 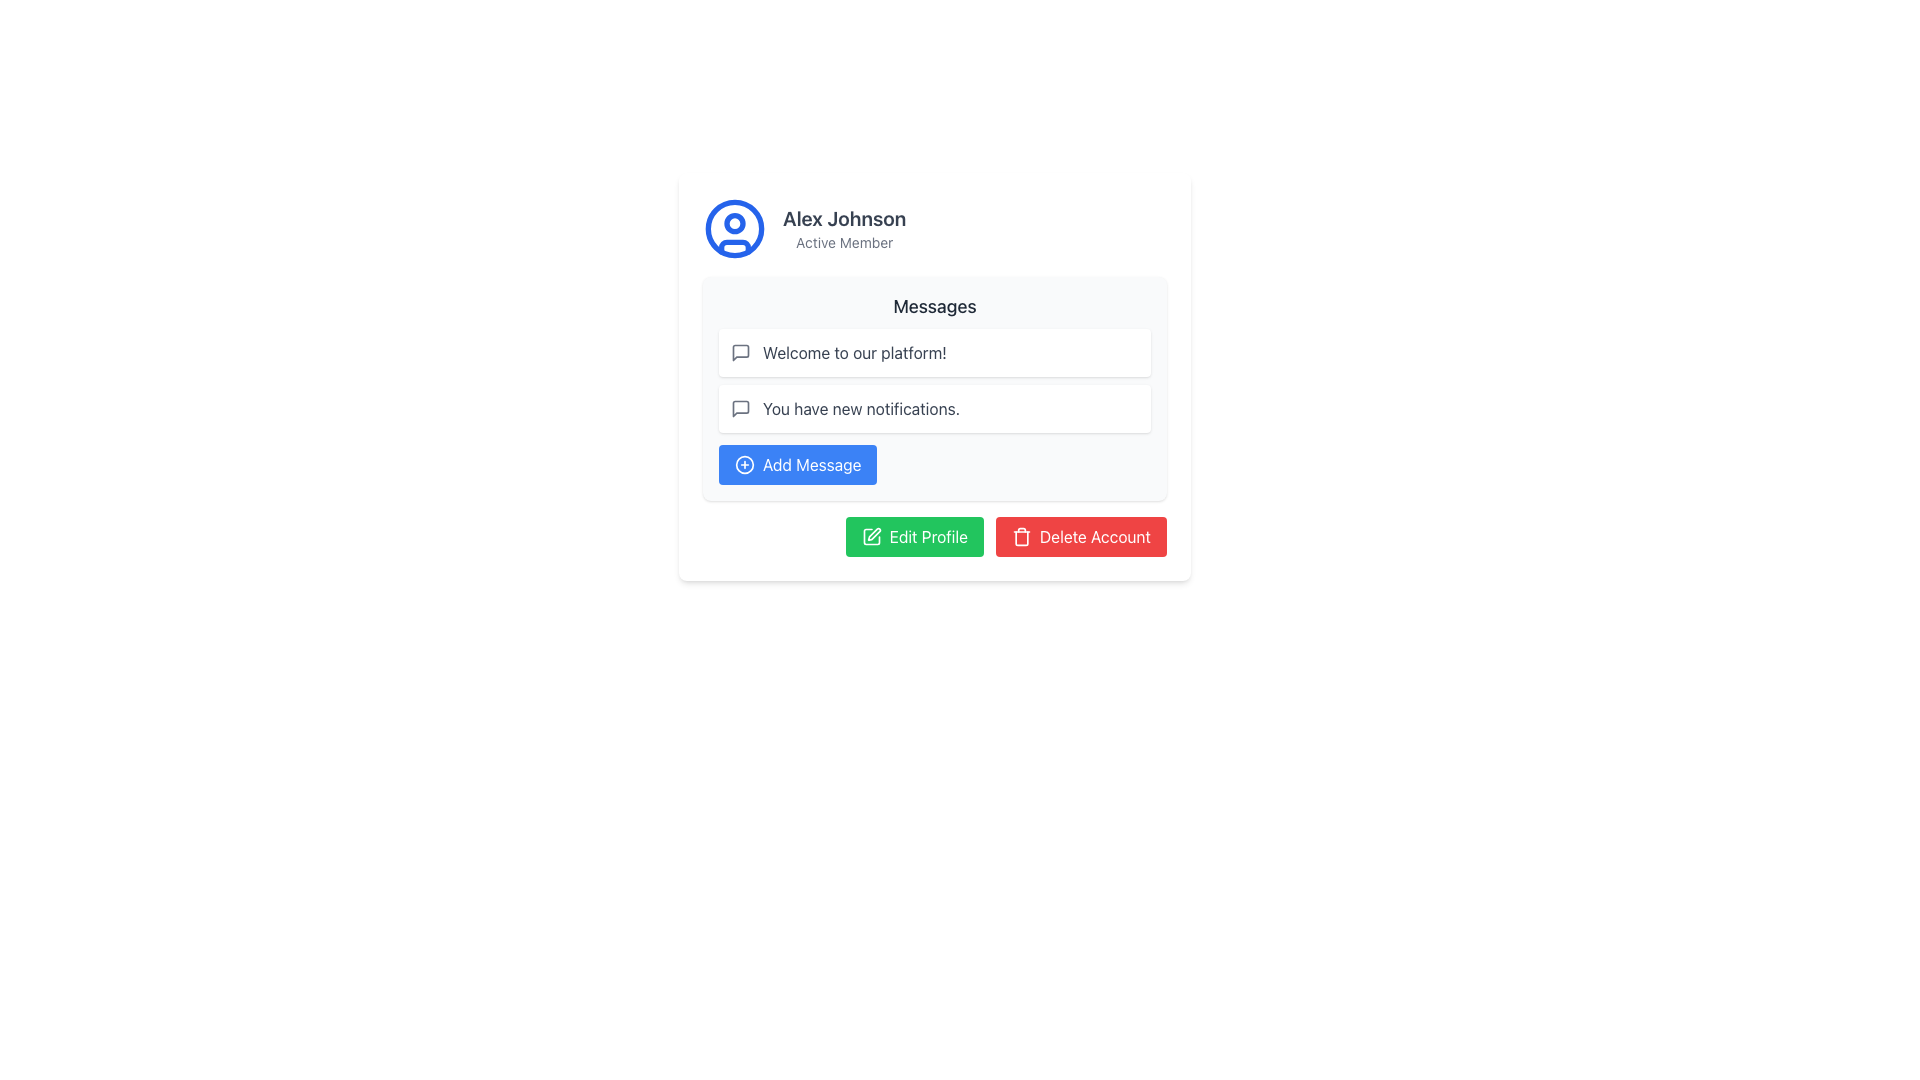 What do you see at coordinates (1022, 535) in the screenshot?
I see `the deletion icon located on the leftmost side of the 'Delete Account' button` at bounding box center [1022, 535].